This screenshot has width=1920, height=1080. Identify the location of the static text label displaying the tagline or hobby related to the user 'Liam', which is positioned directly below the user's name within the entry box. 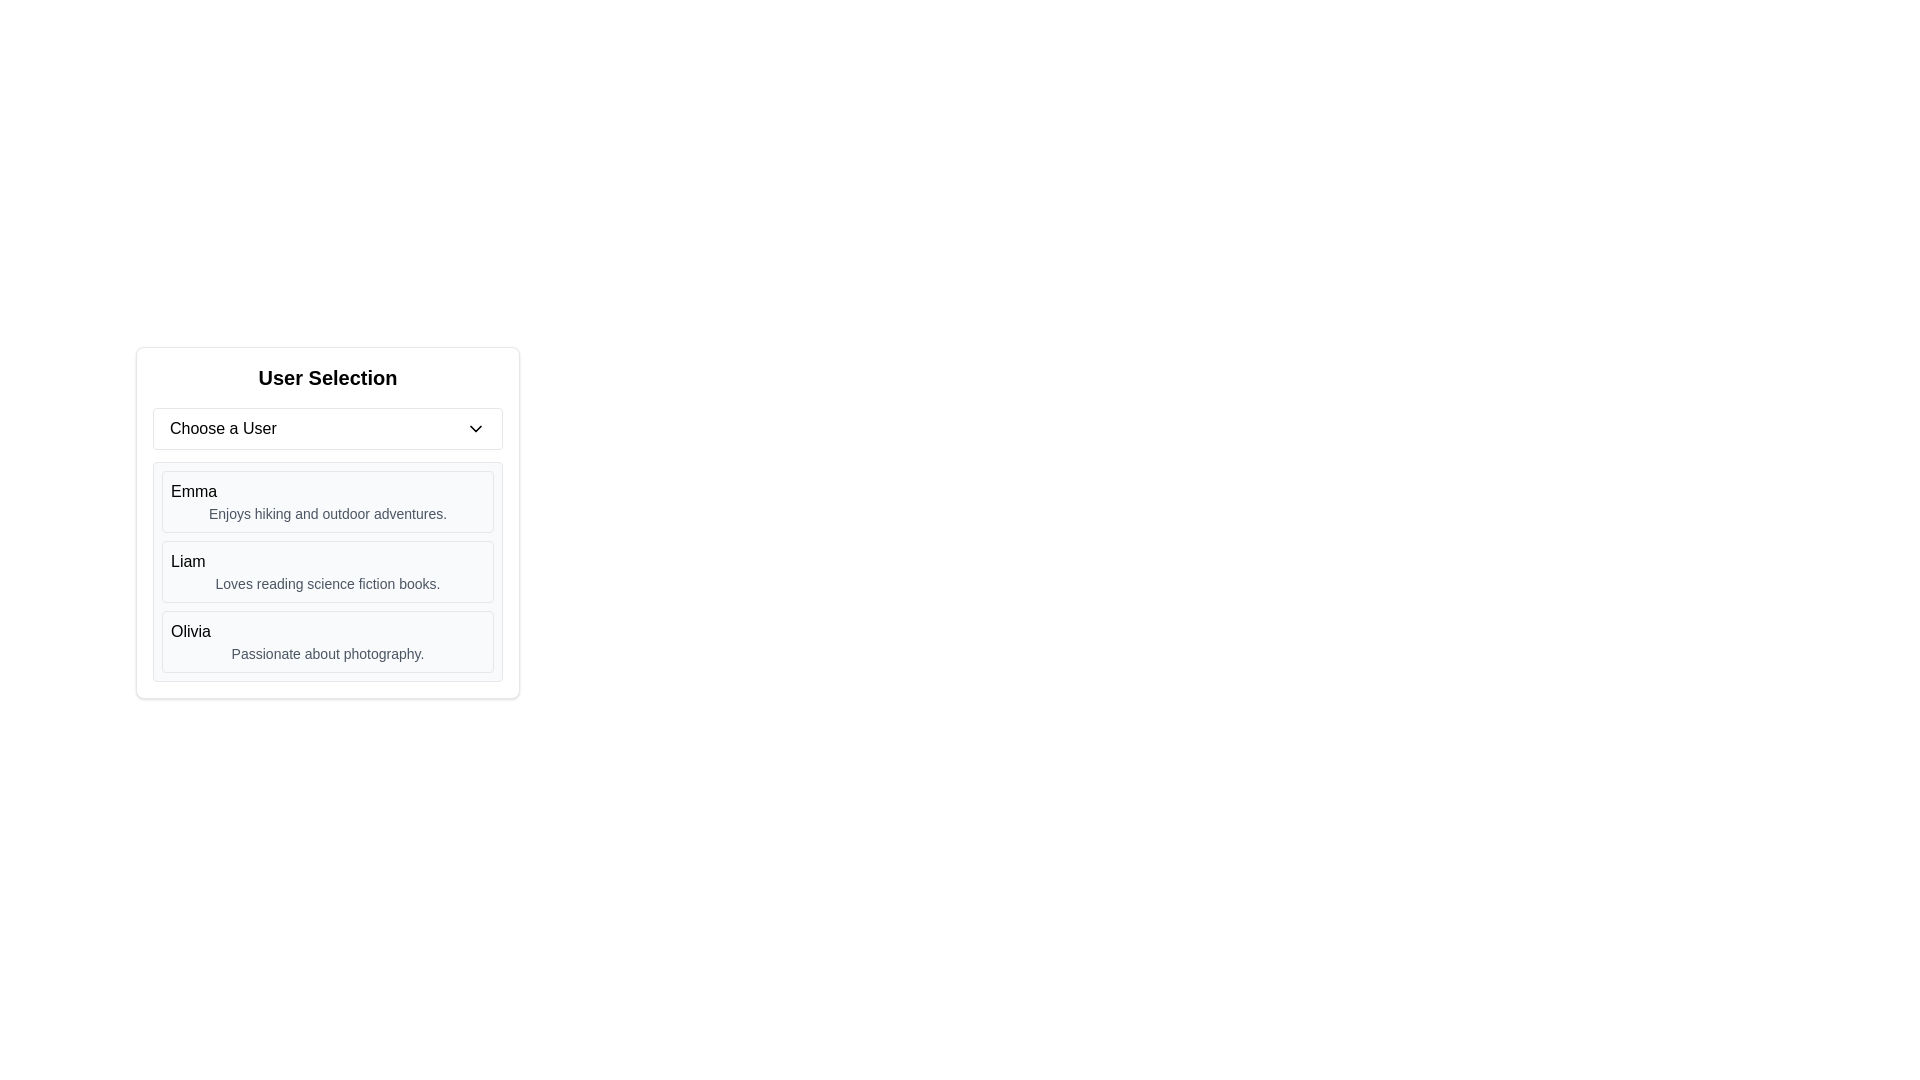
(327, 583).